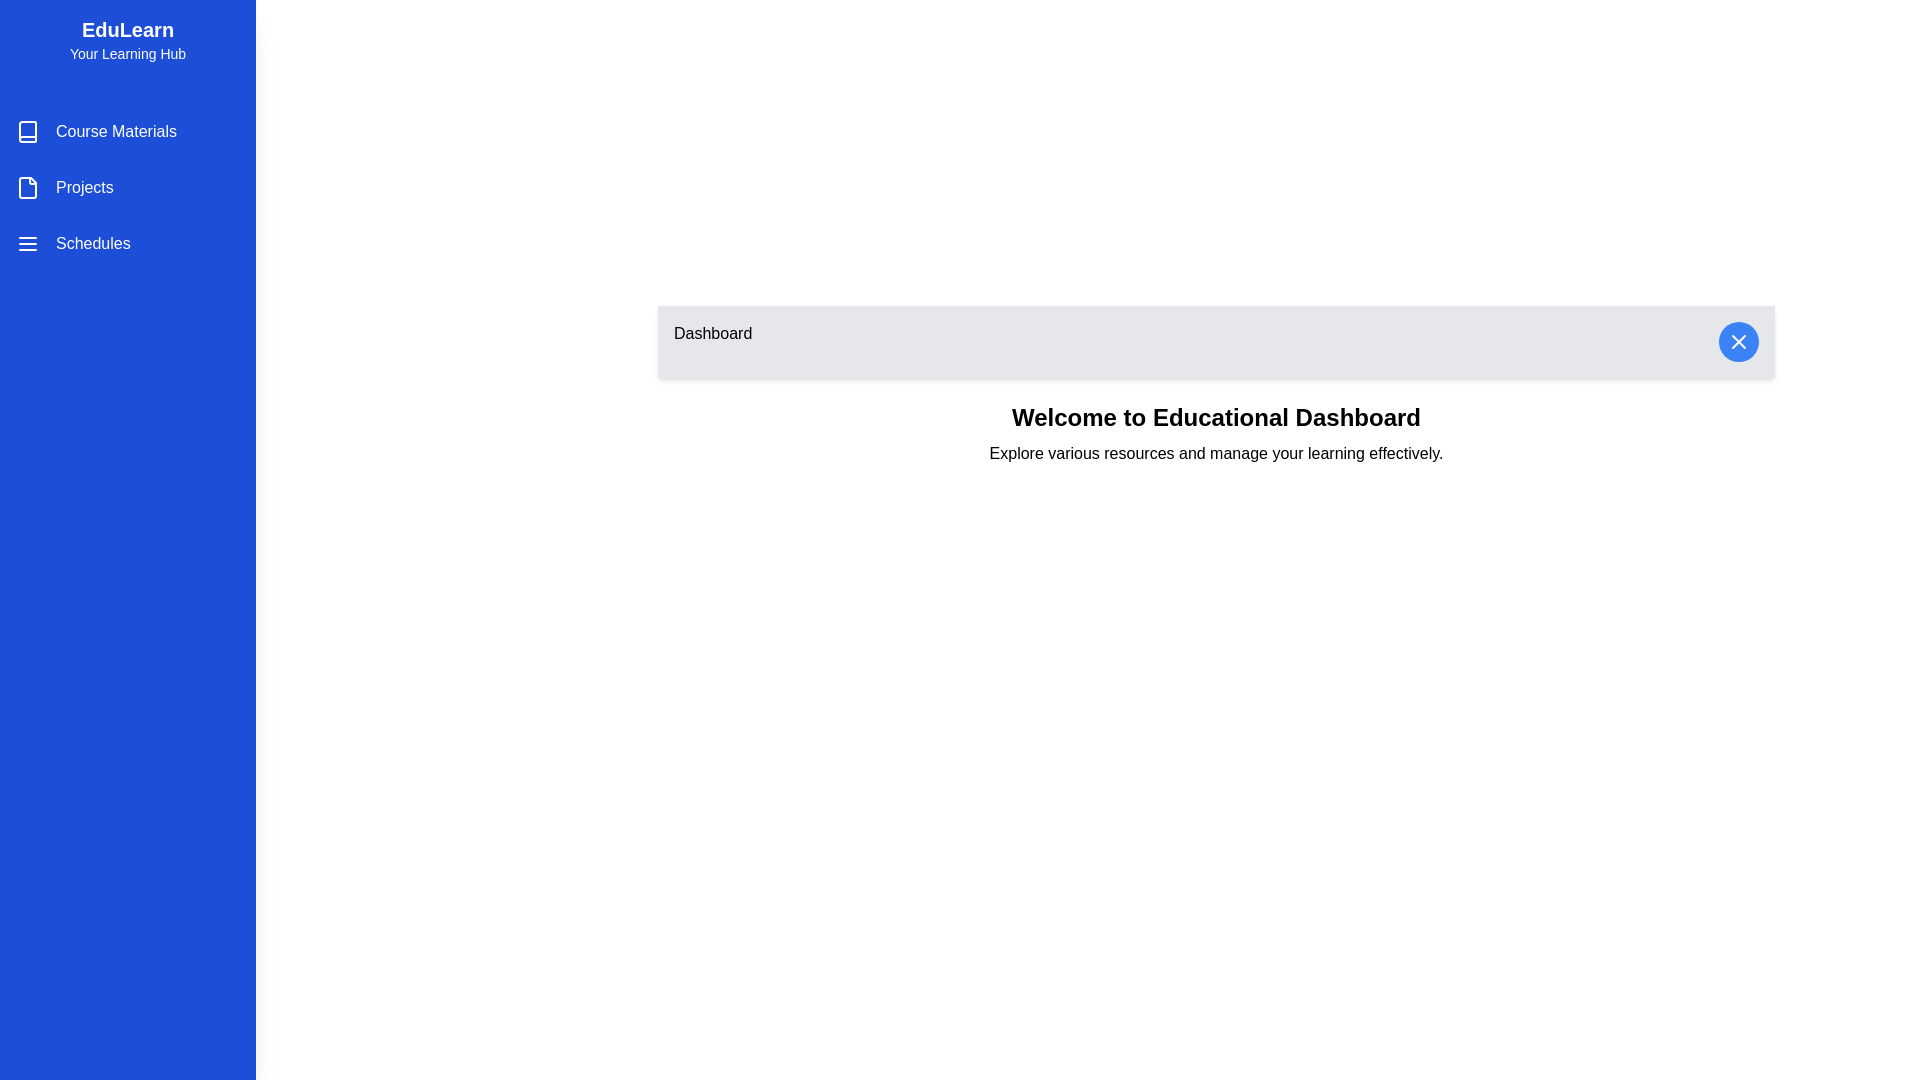  I want to click on the 'Course Materials' text label in the vertical navigation menu, so click(115, 131).